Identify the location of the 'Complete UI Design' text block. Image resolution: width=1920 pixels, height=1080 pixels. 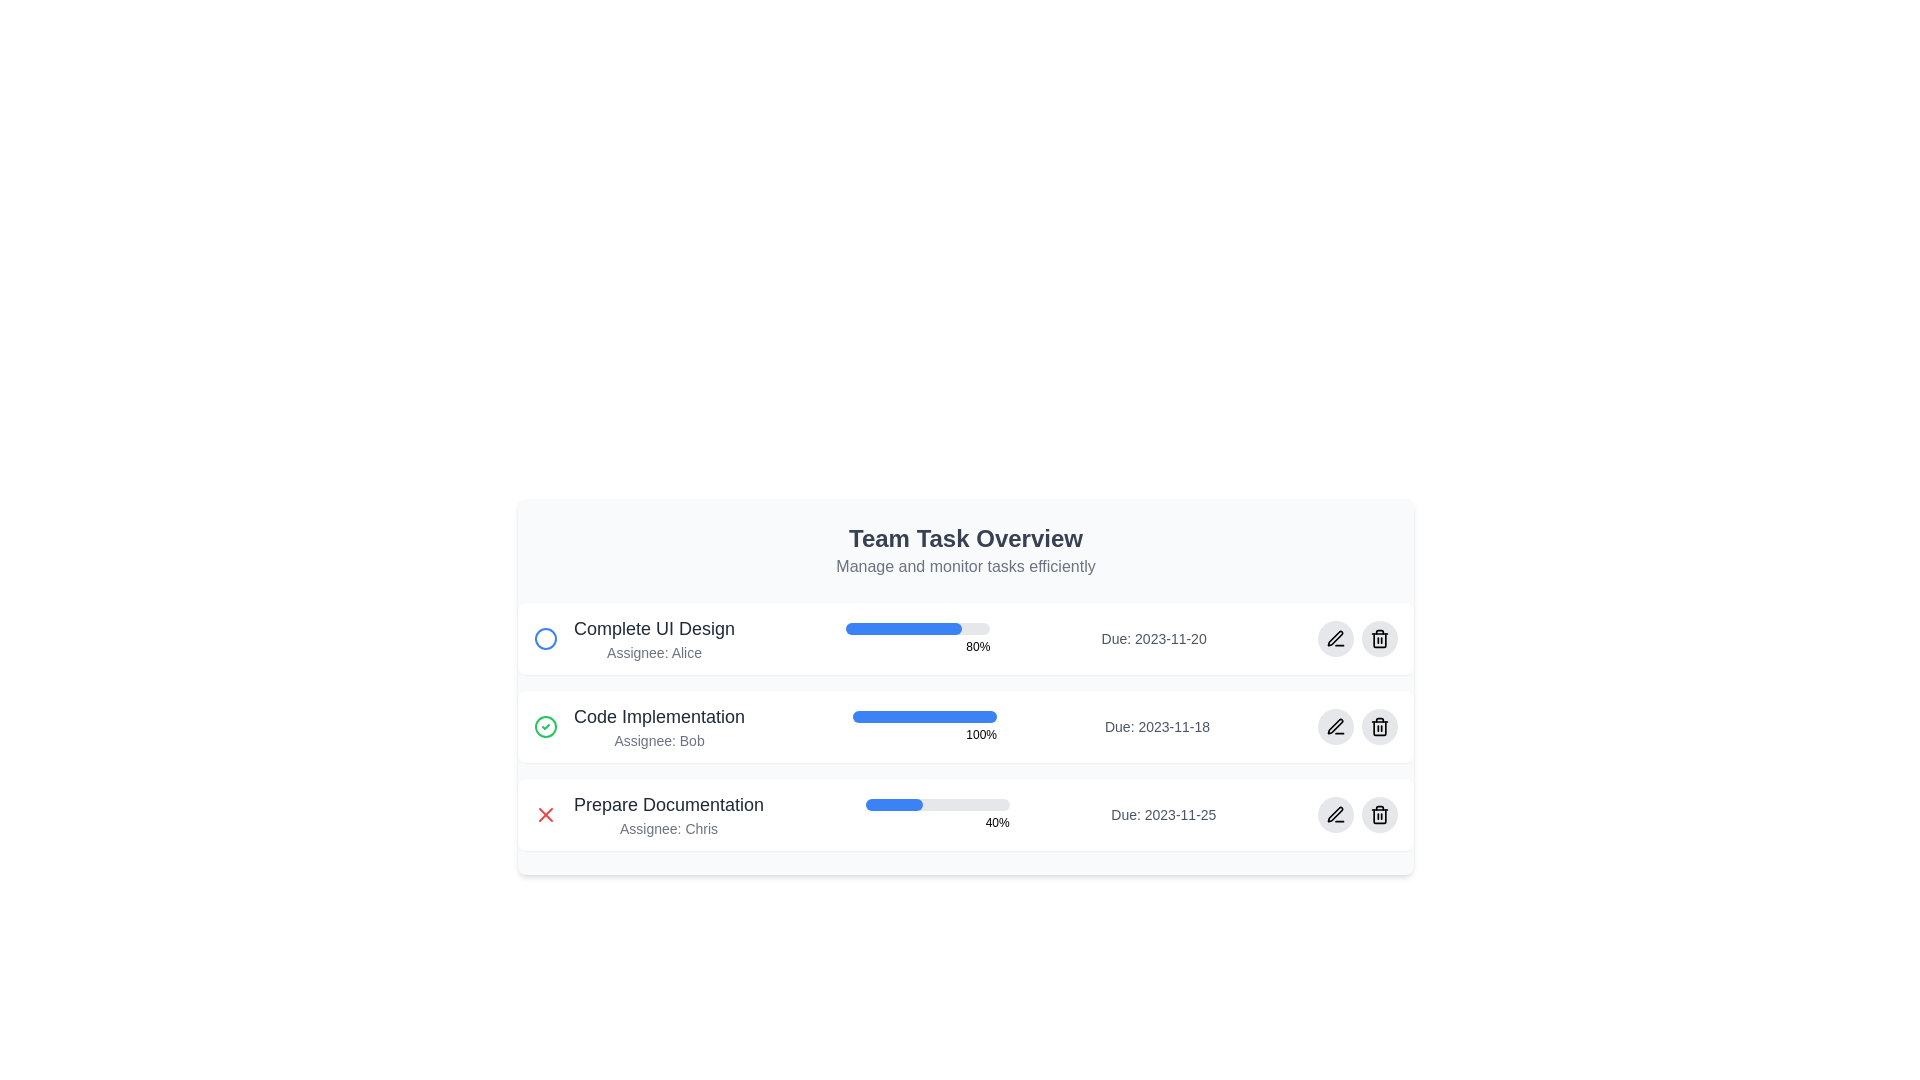
(654, 639).